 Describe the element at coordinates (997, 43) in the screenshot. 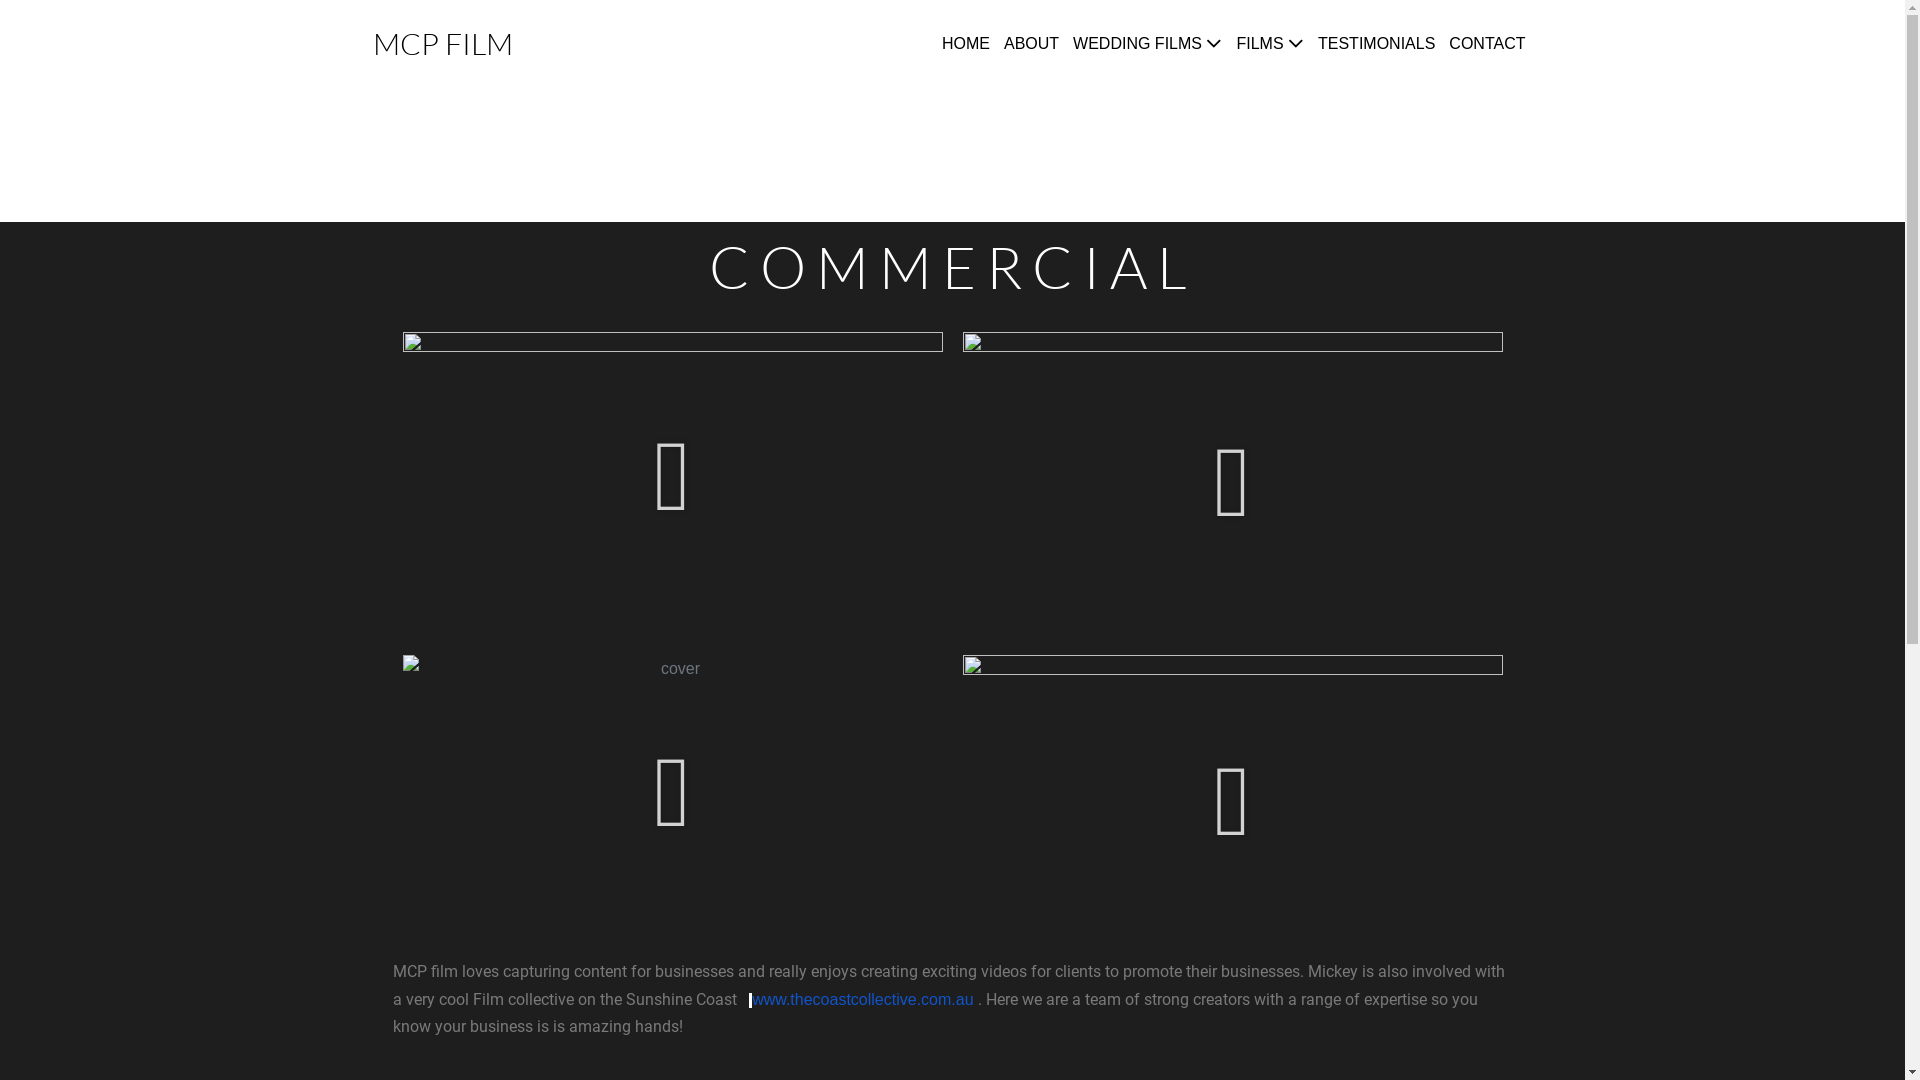

I see `'ABOUT'` at that location.